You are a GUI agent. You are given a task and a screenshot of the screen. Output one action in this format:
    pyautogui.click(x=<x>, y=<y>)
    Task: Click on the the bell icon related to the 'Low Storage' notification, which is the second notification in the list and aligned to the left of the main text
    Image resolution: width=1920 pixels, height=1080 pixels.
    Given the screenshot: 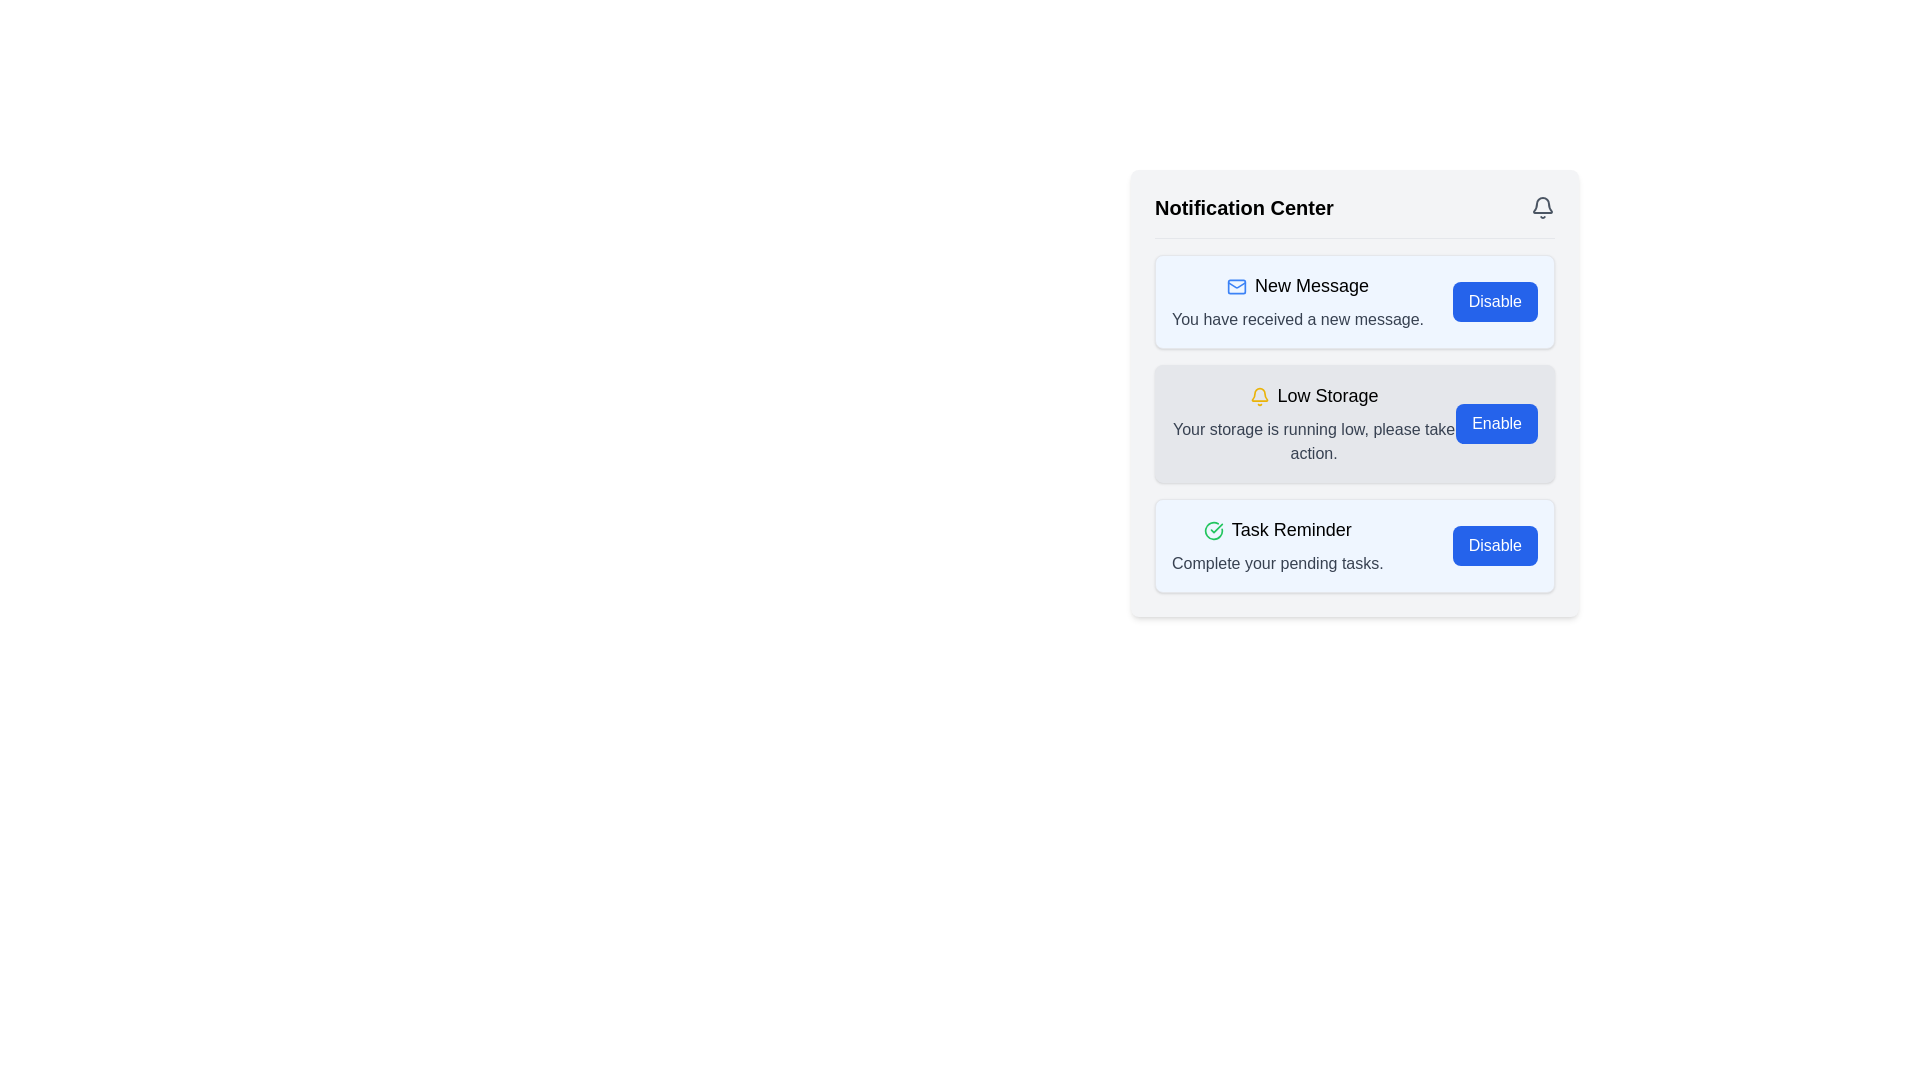 What is the action you would take?
    pyautogui.click(x=1258, y=397)
    